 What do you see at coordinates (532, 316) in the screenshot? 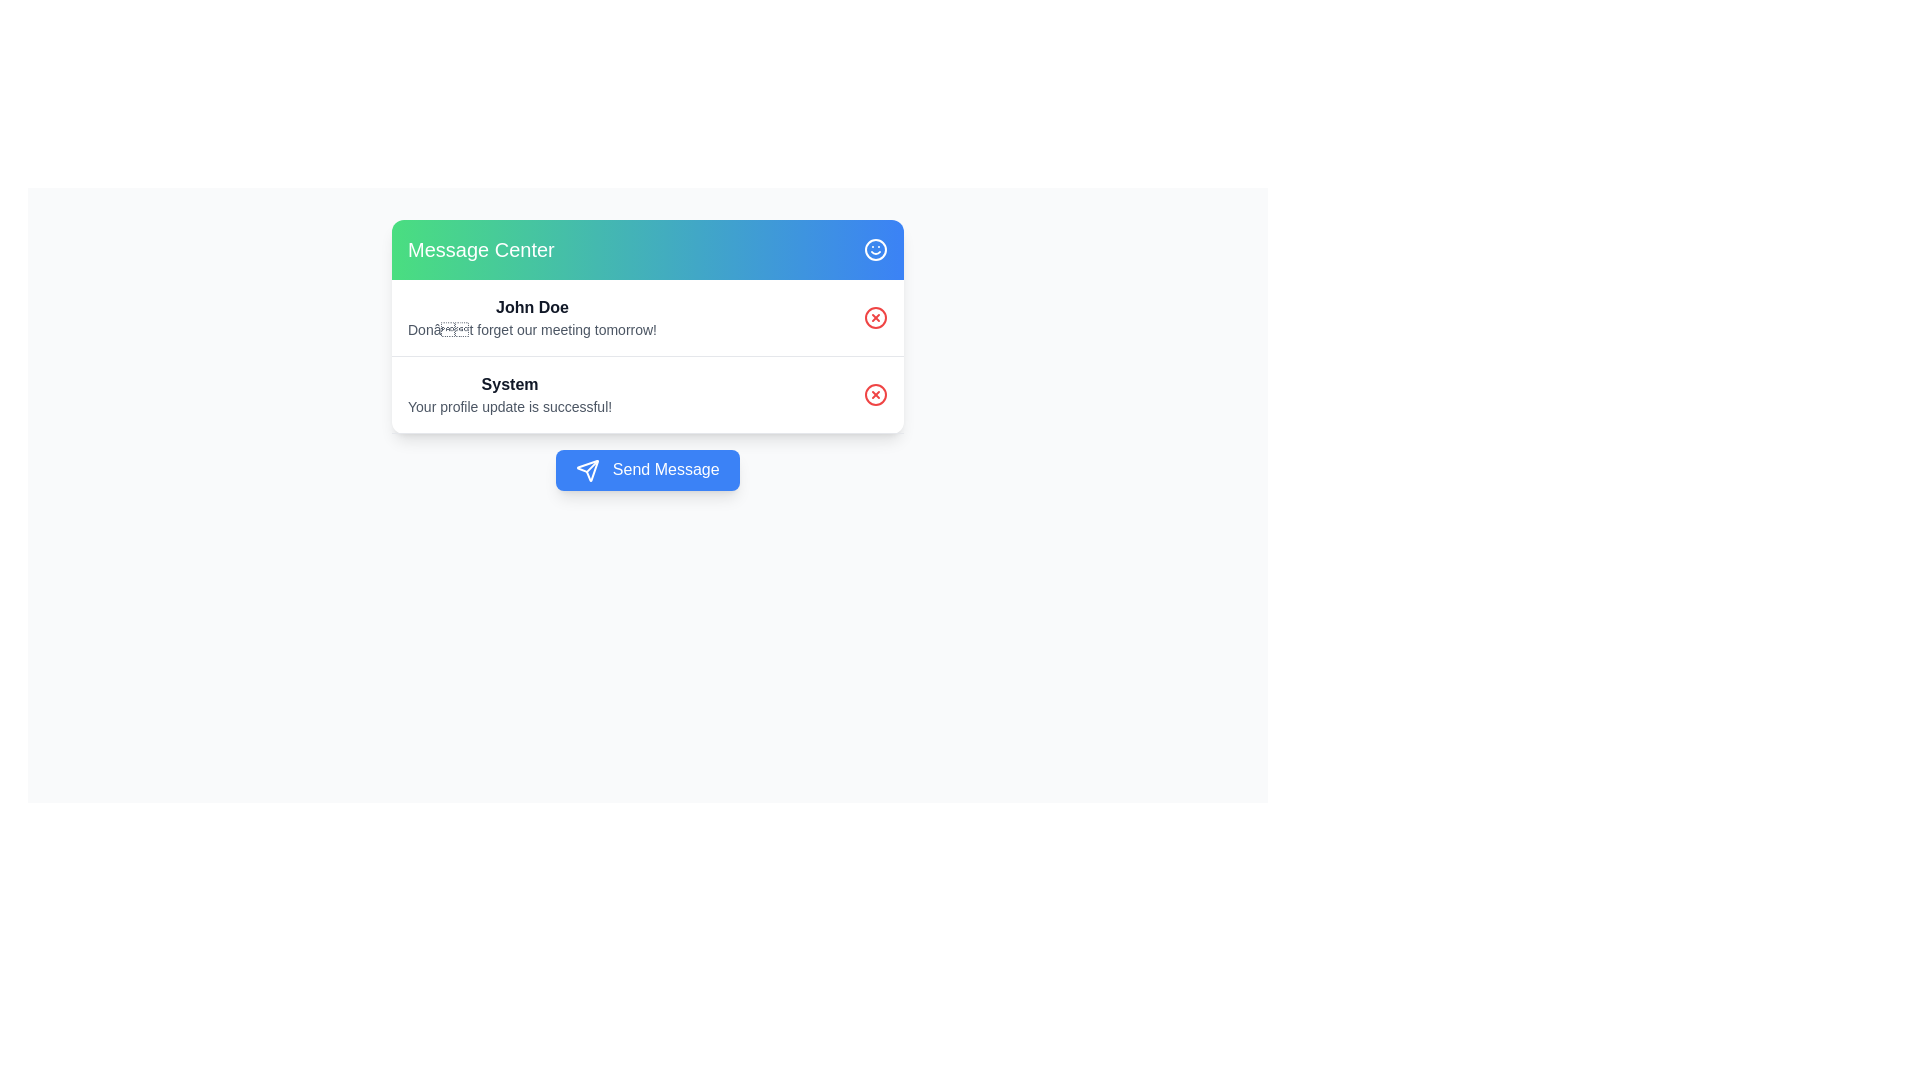
I see `the name or message text displayed in the Text Display element located at the top-left corner of the 'Message Center' section` at bounding box center [532, 316].